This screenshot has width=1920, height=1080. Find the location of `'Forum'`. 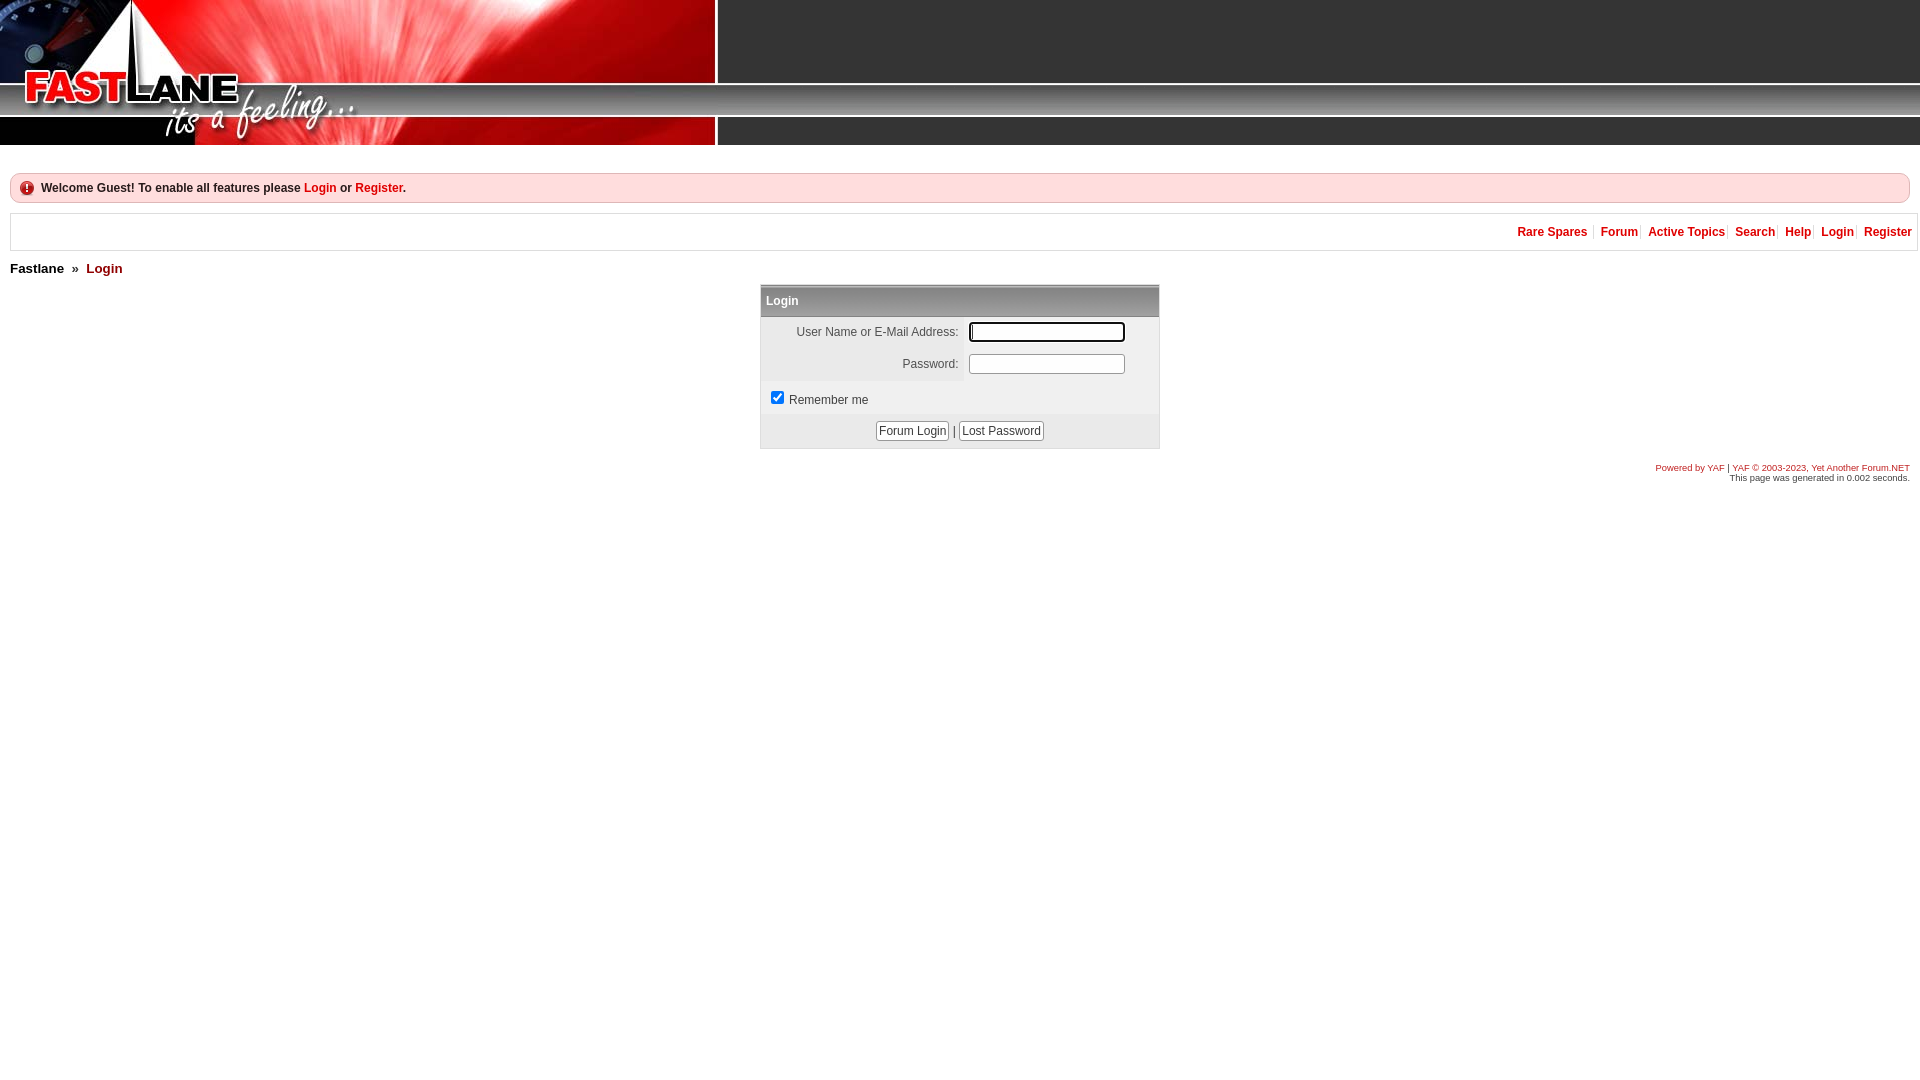

'Forum' is located at coordinates (1619, 230).